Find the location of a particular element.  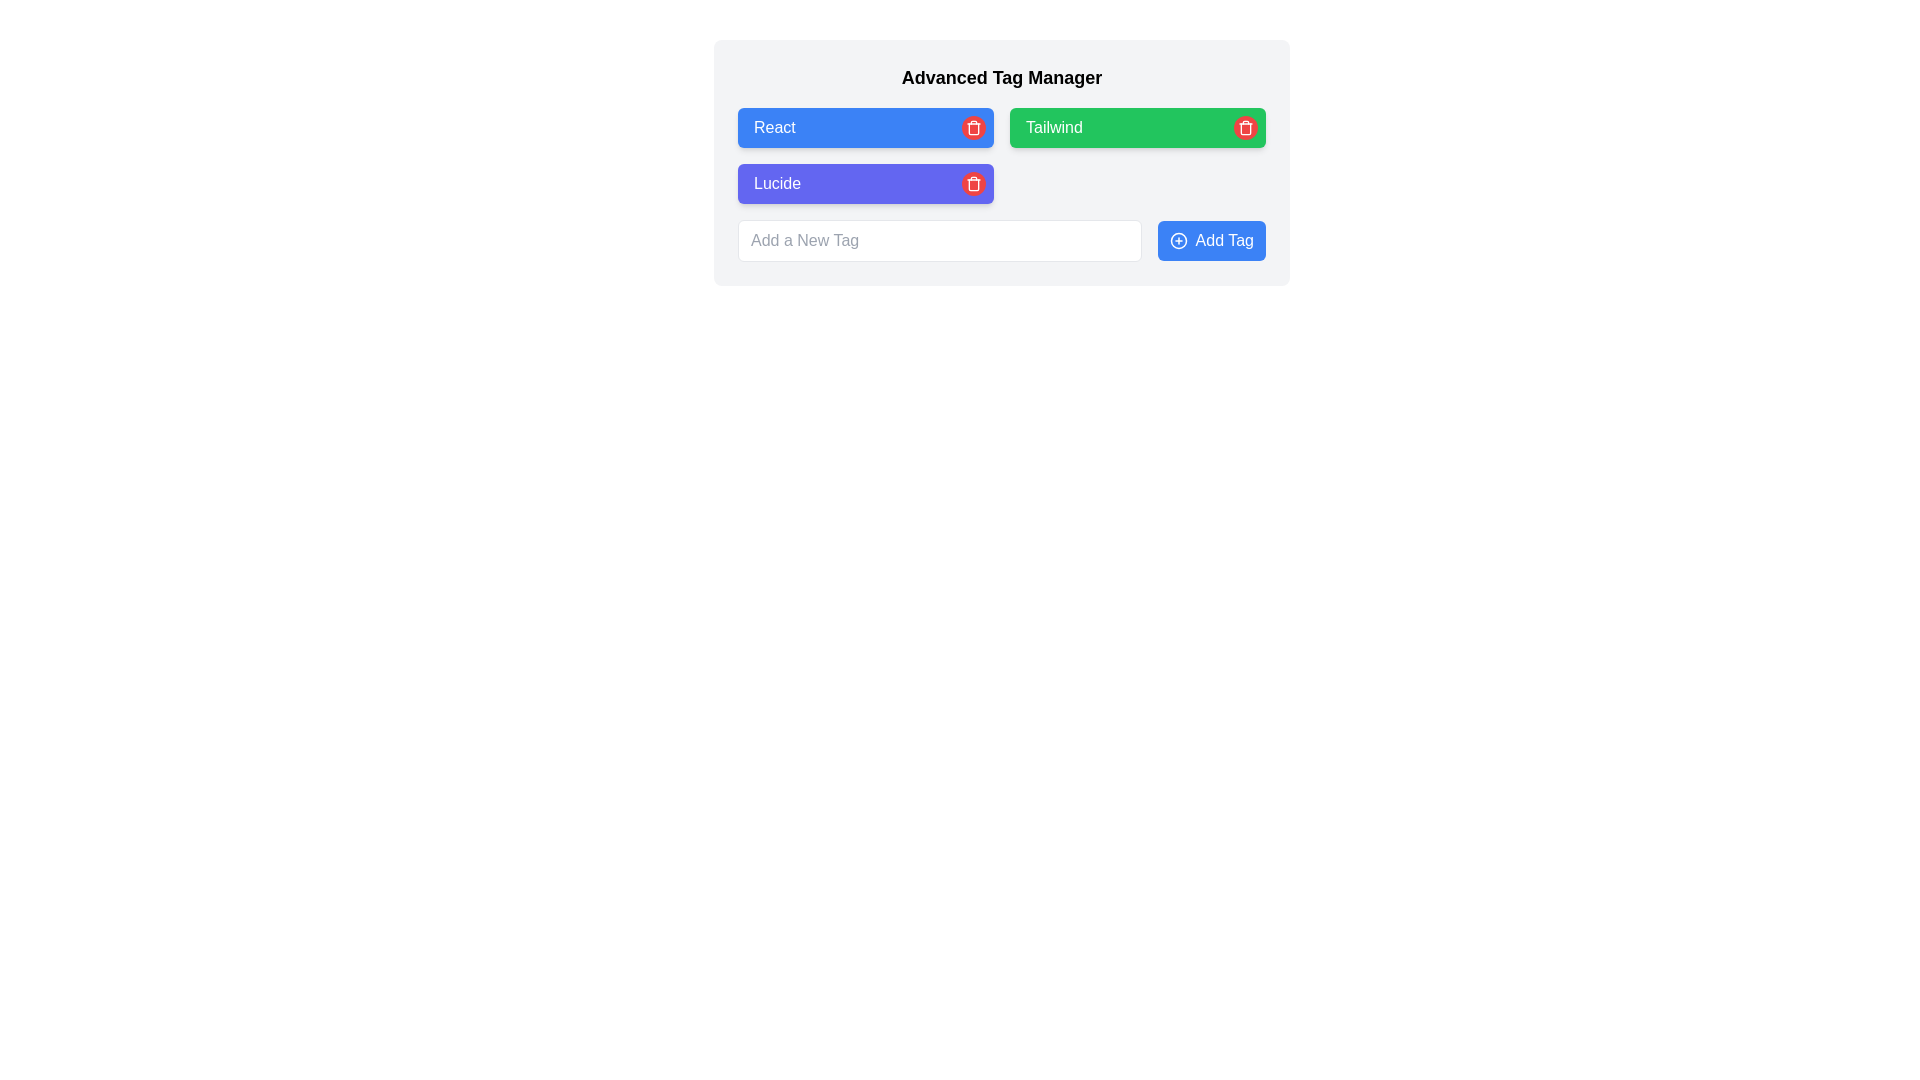

the third button is located at coordinates (865, 184).